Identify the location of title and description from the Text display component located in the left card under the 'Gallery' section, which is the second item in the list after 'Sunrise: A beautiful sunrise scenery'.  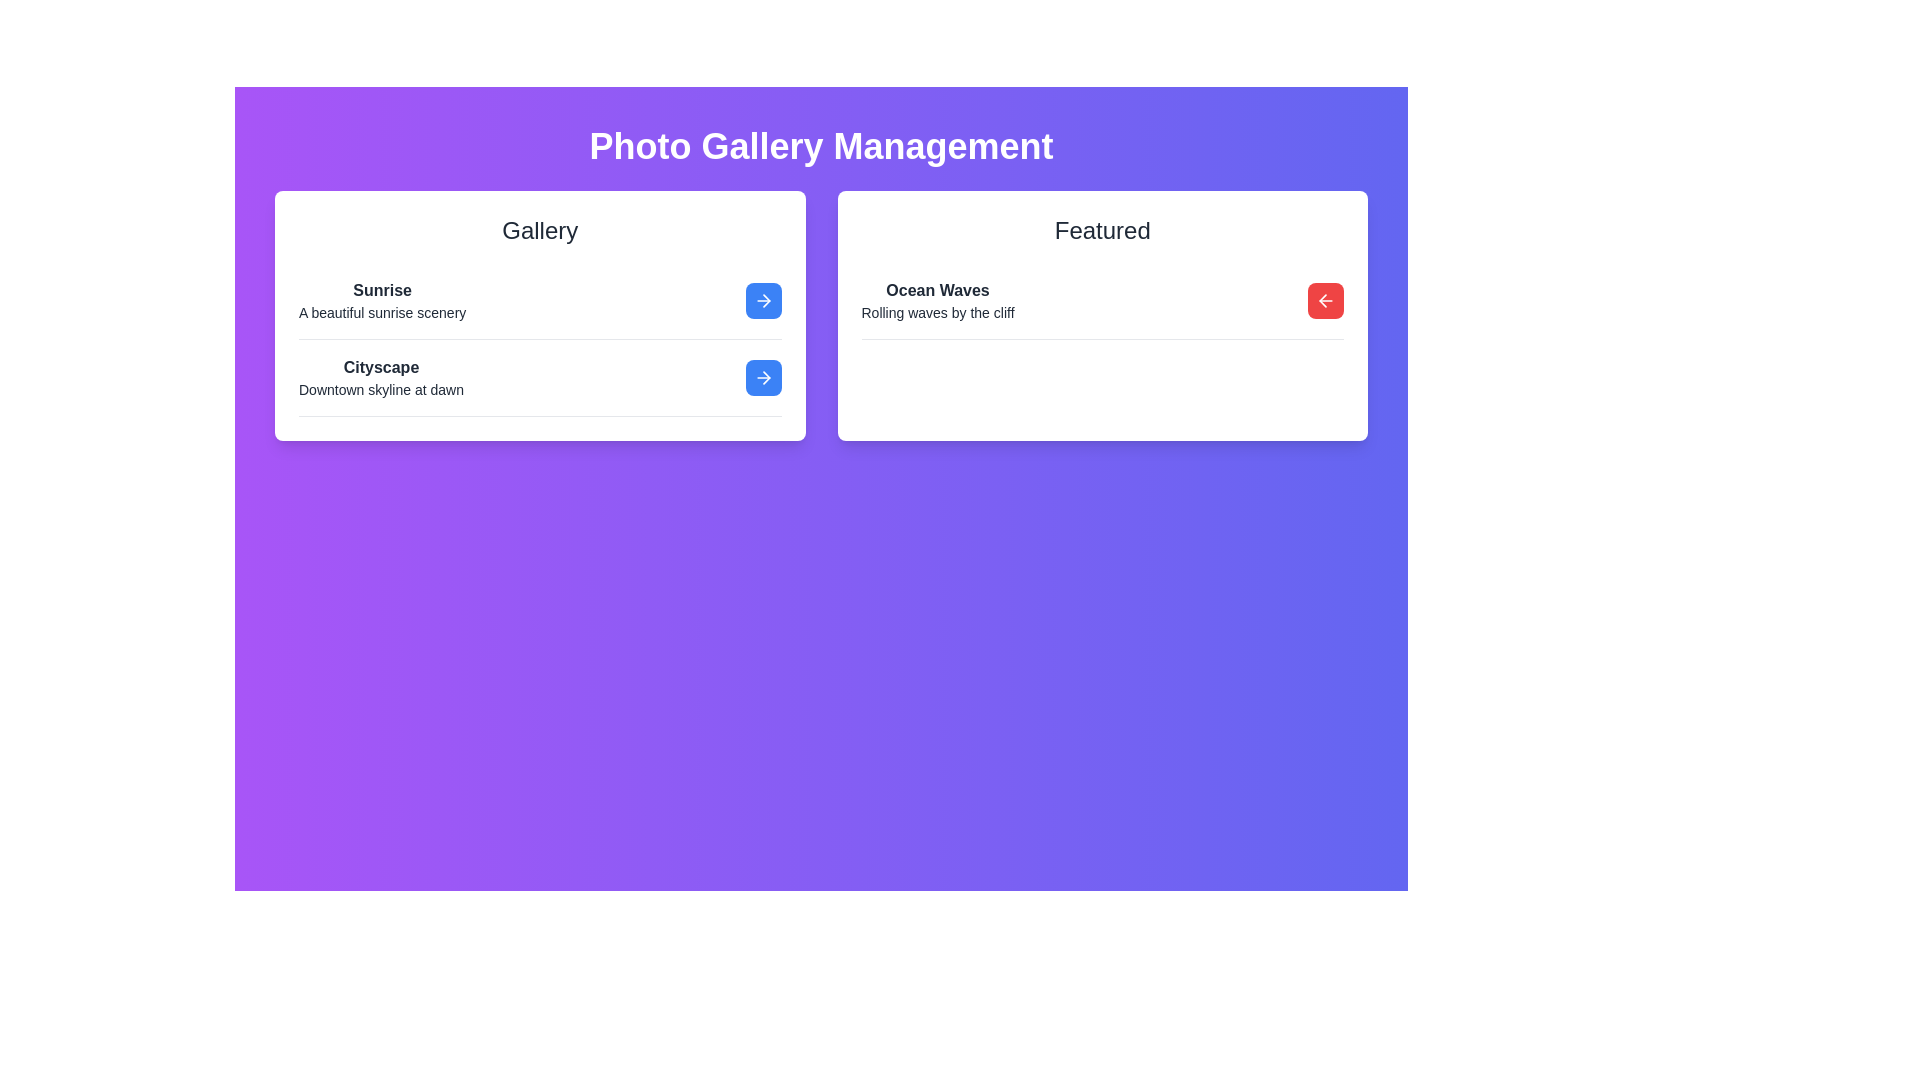
(381, 378).